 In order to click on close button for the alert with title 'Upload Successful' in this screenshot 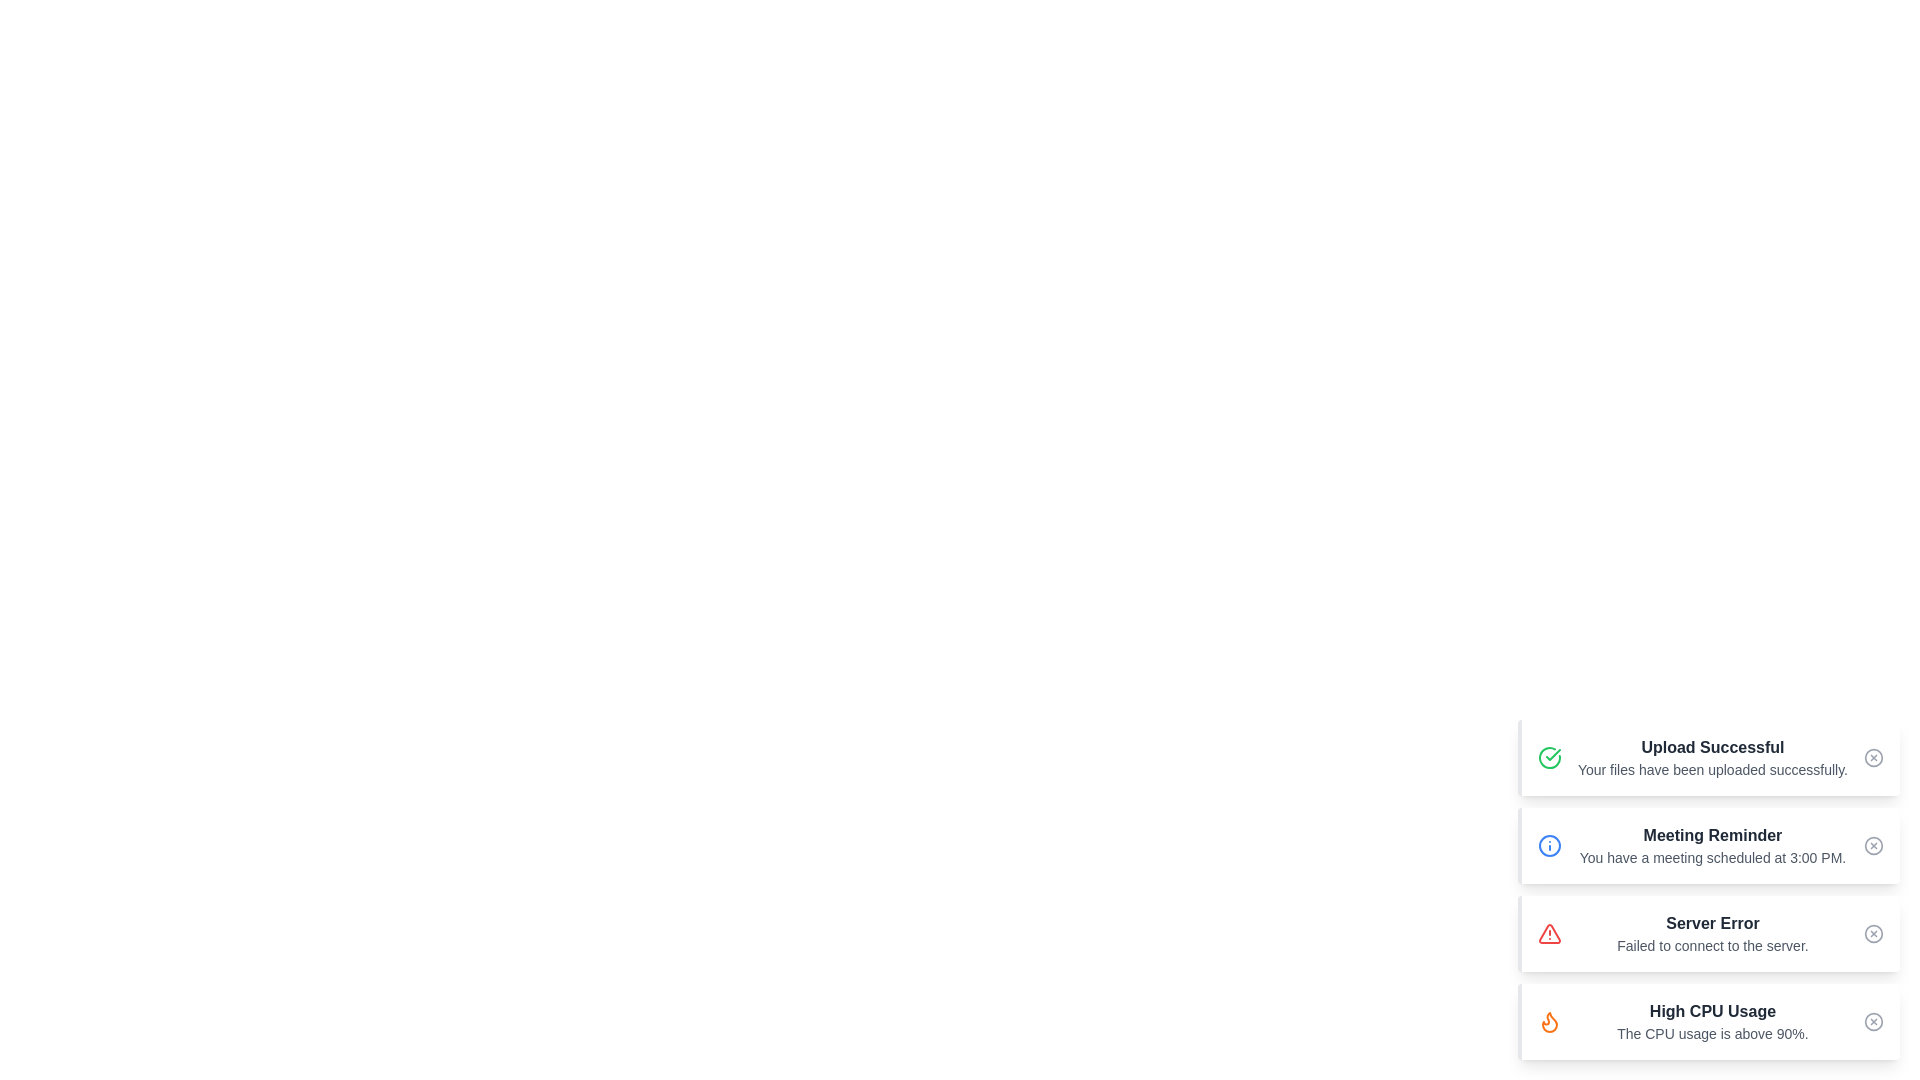, I will do `click(1872, 758)`.